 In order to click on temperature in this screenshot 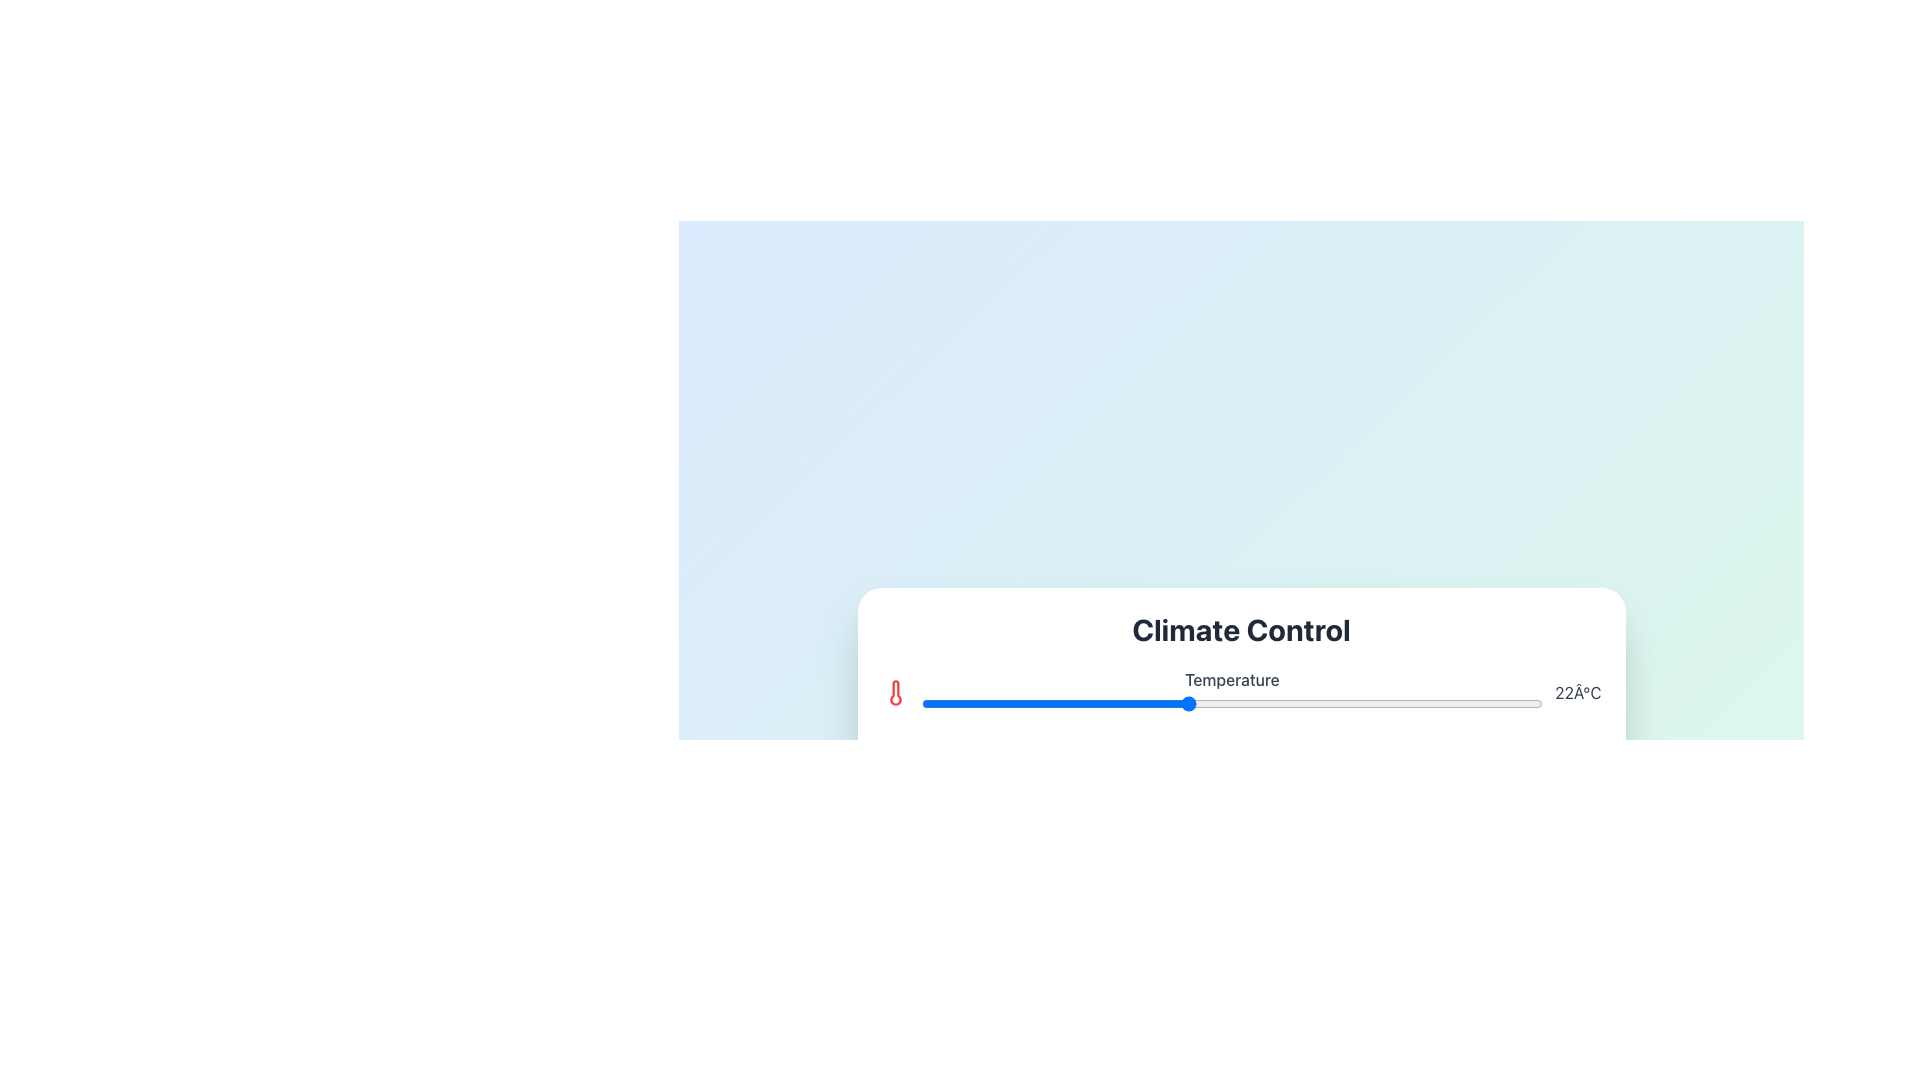, I will do `click(1364, 703)`.